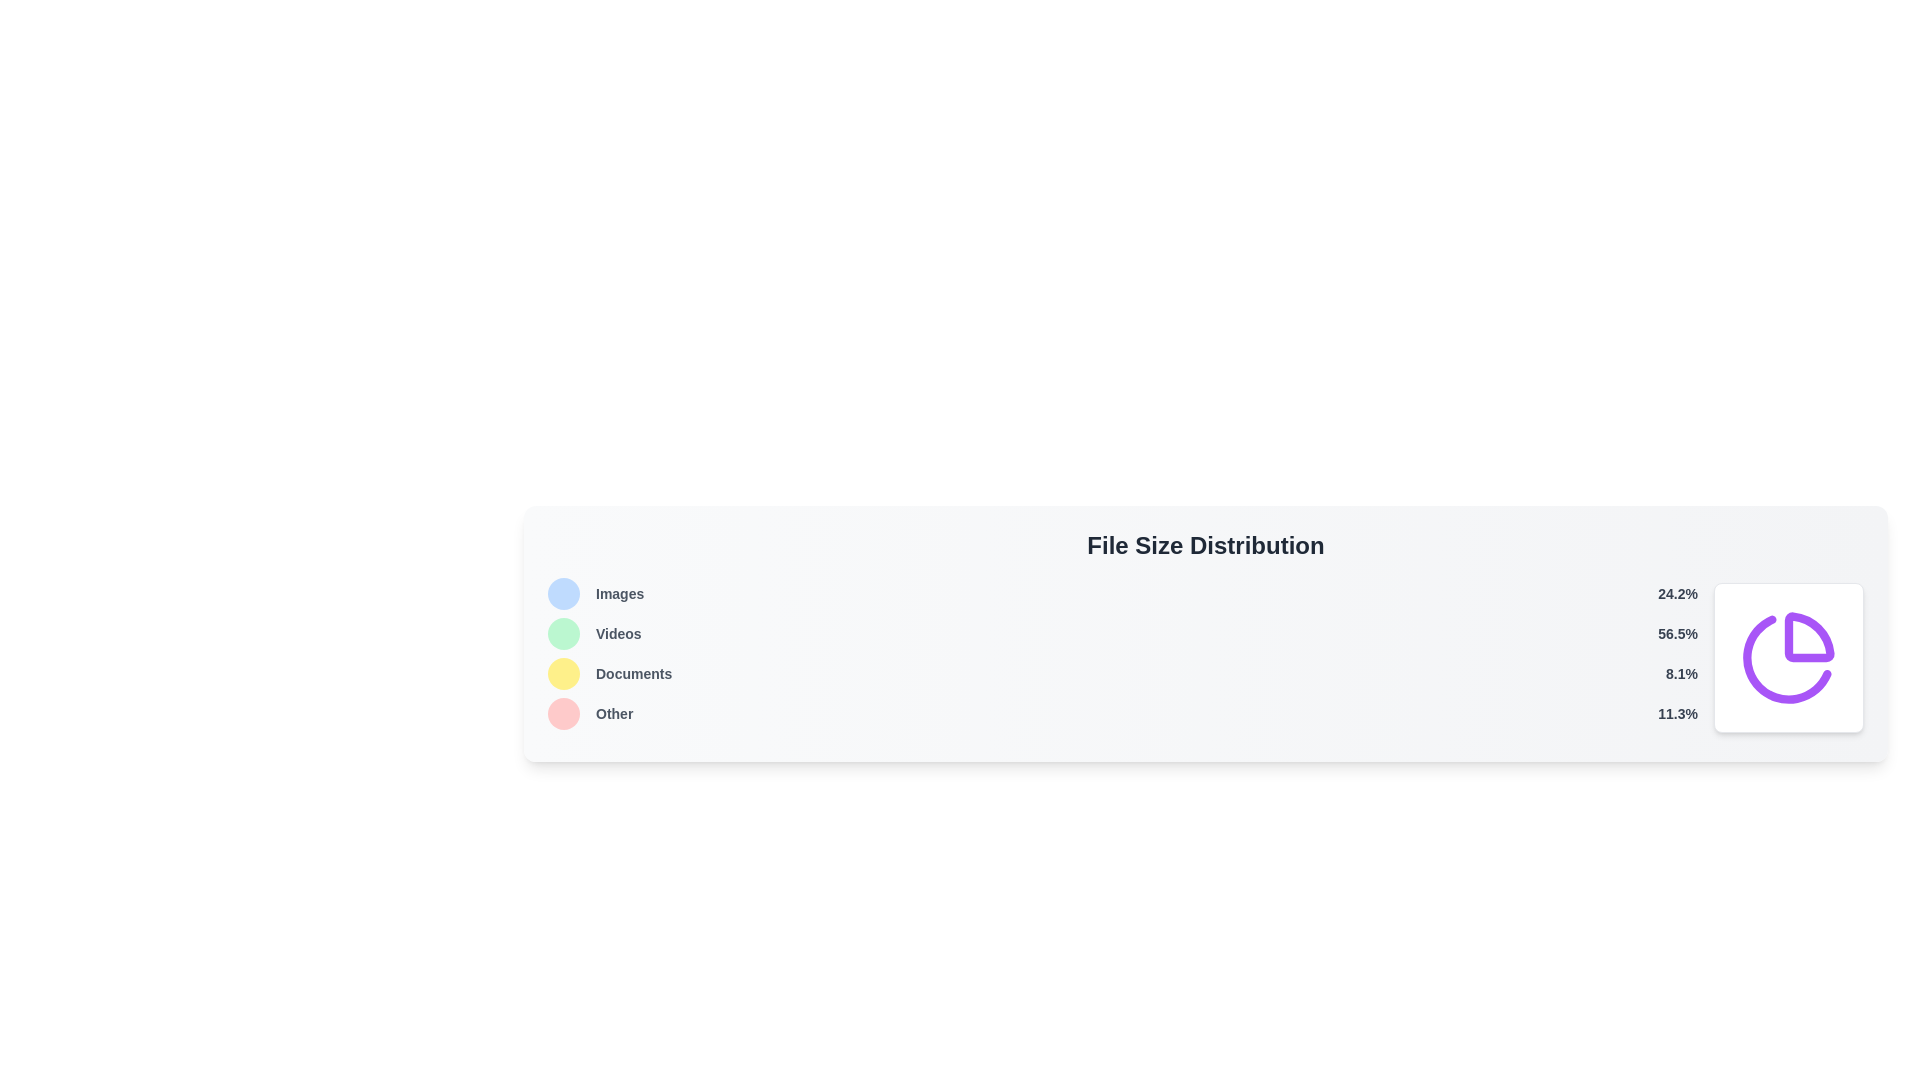 The image size is (1920, 1080). What do you see at coordinates (1789, 658) in the screenshot?
I see `the pie chart icon, which features a purple wedge segment in a minimalistic design, located at the bottom-right section of the interface` at bounding box center [1789, 658].